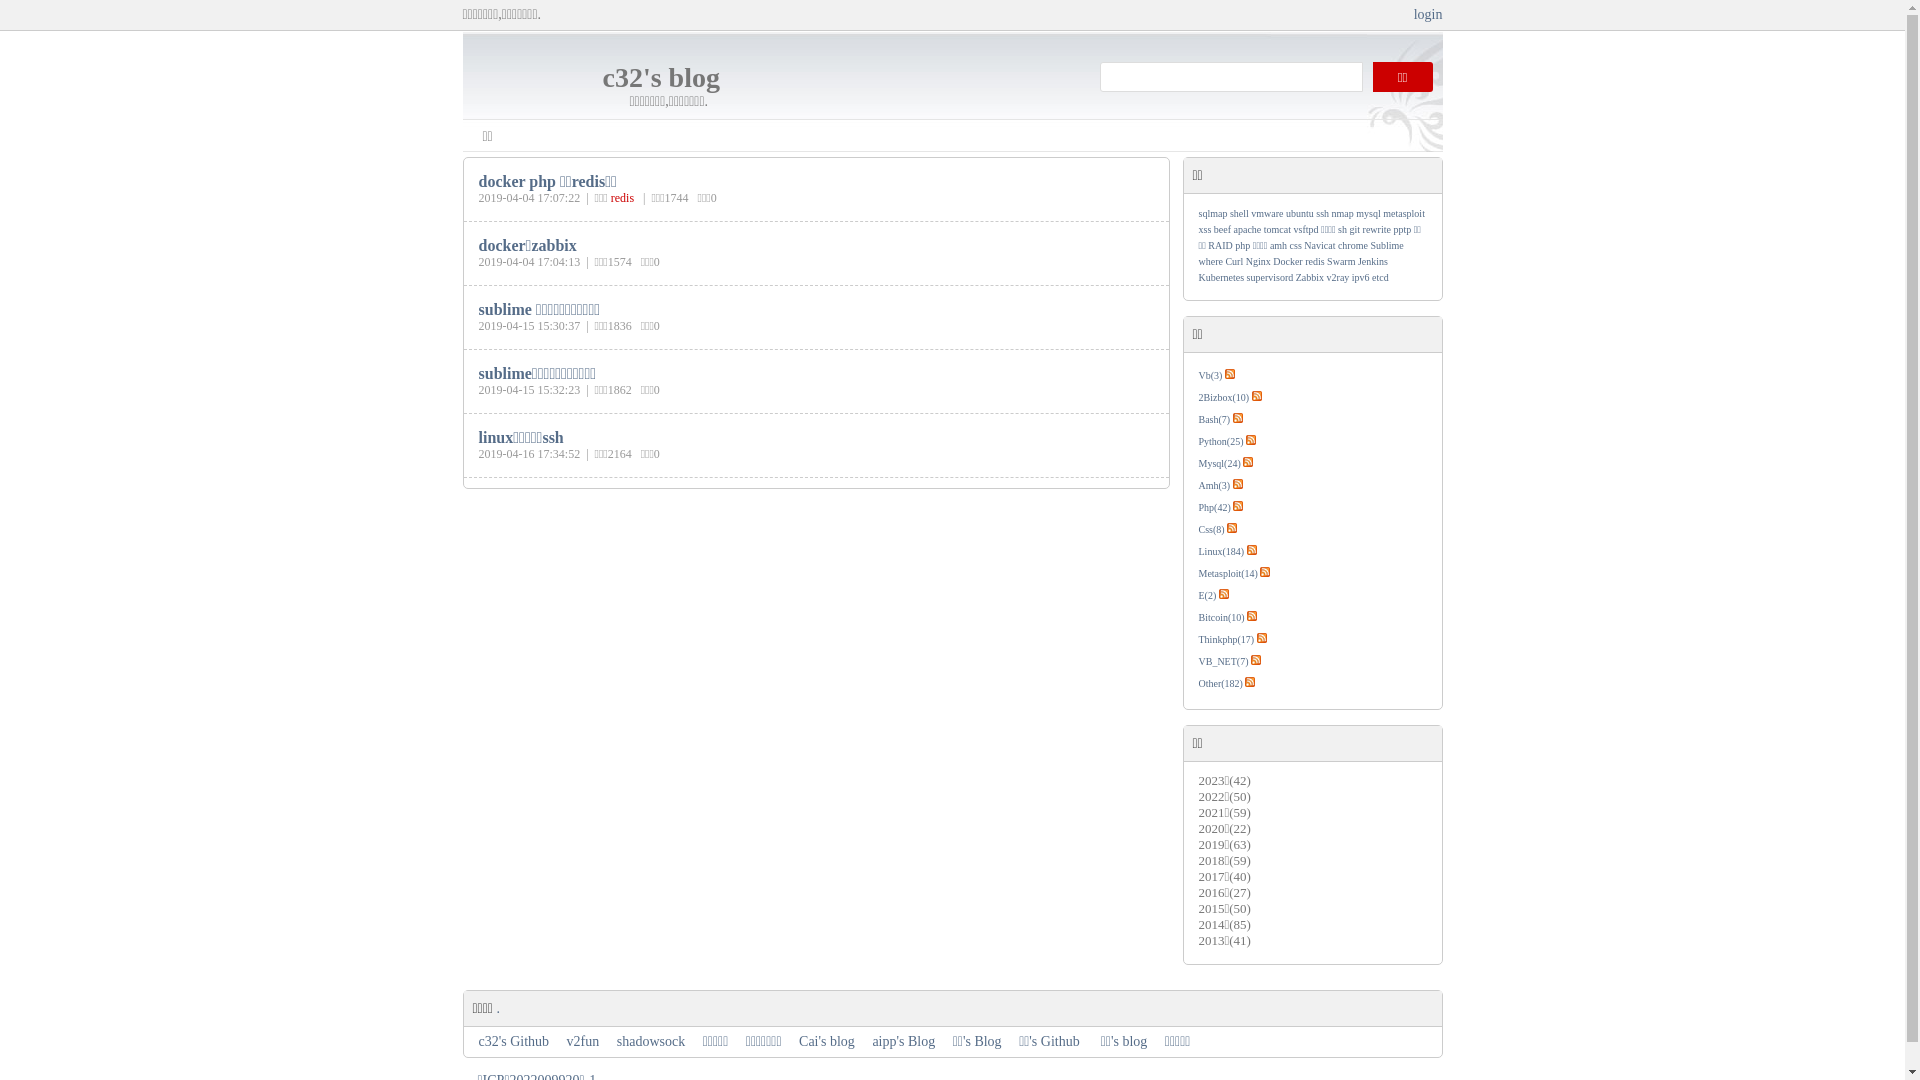  Describe the element at coordinates (1338, 277) in the screenshot. I see `'v2ray'` at that location.